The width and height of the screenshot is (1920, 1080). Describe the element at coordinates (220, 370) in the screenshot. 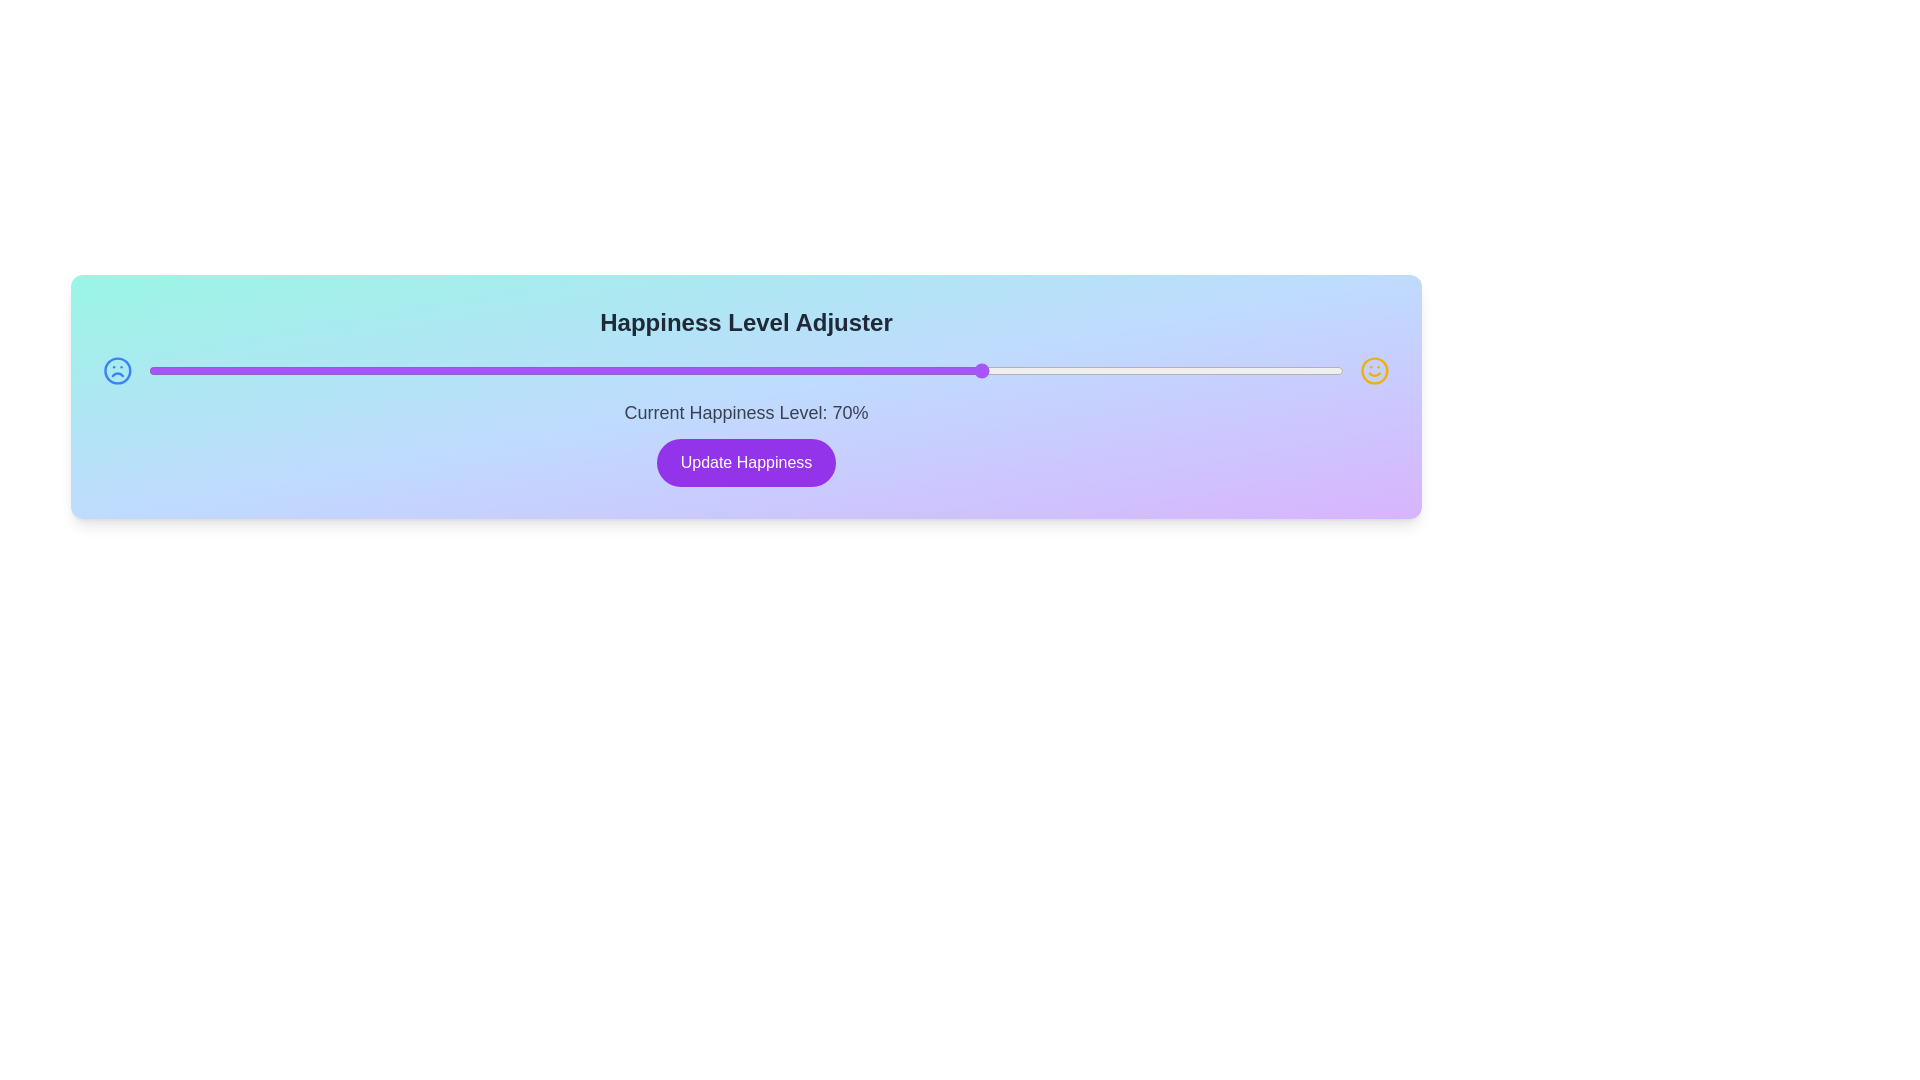

I see `the happiness level to 6% by moving the slider` at that location.